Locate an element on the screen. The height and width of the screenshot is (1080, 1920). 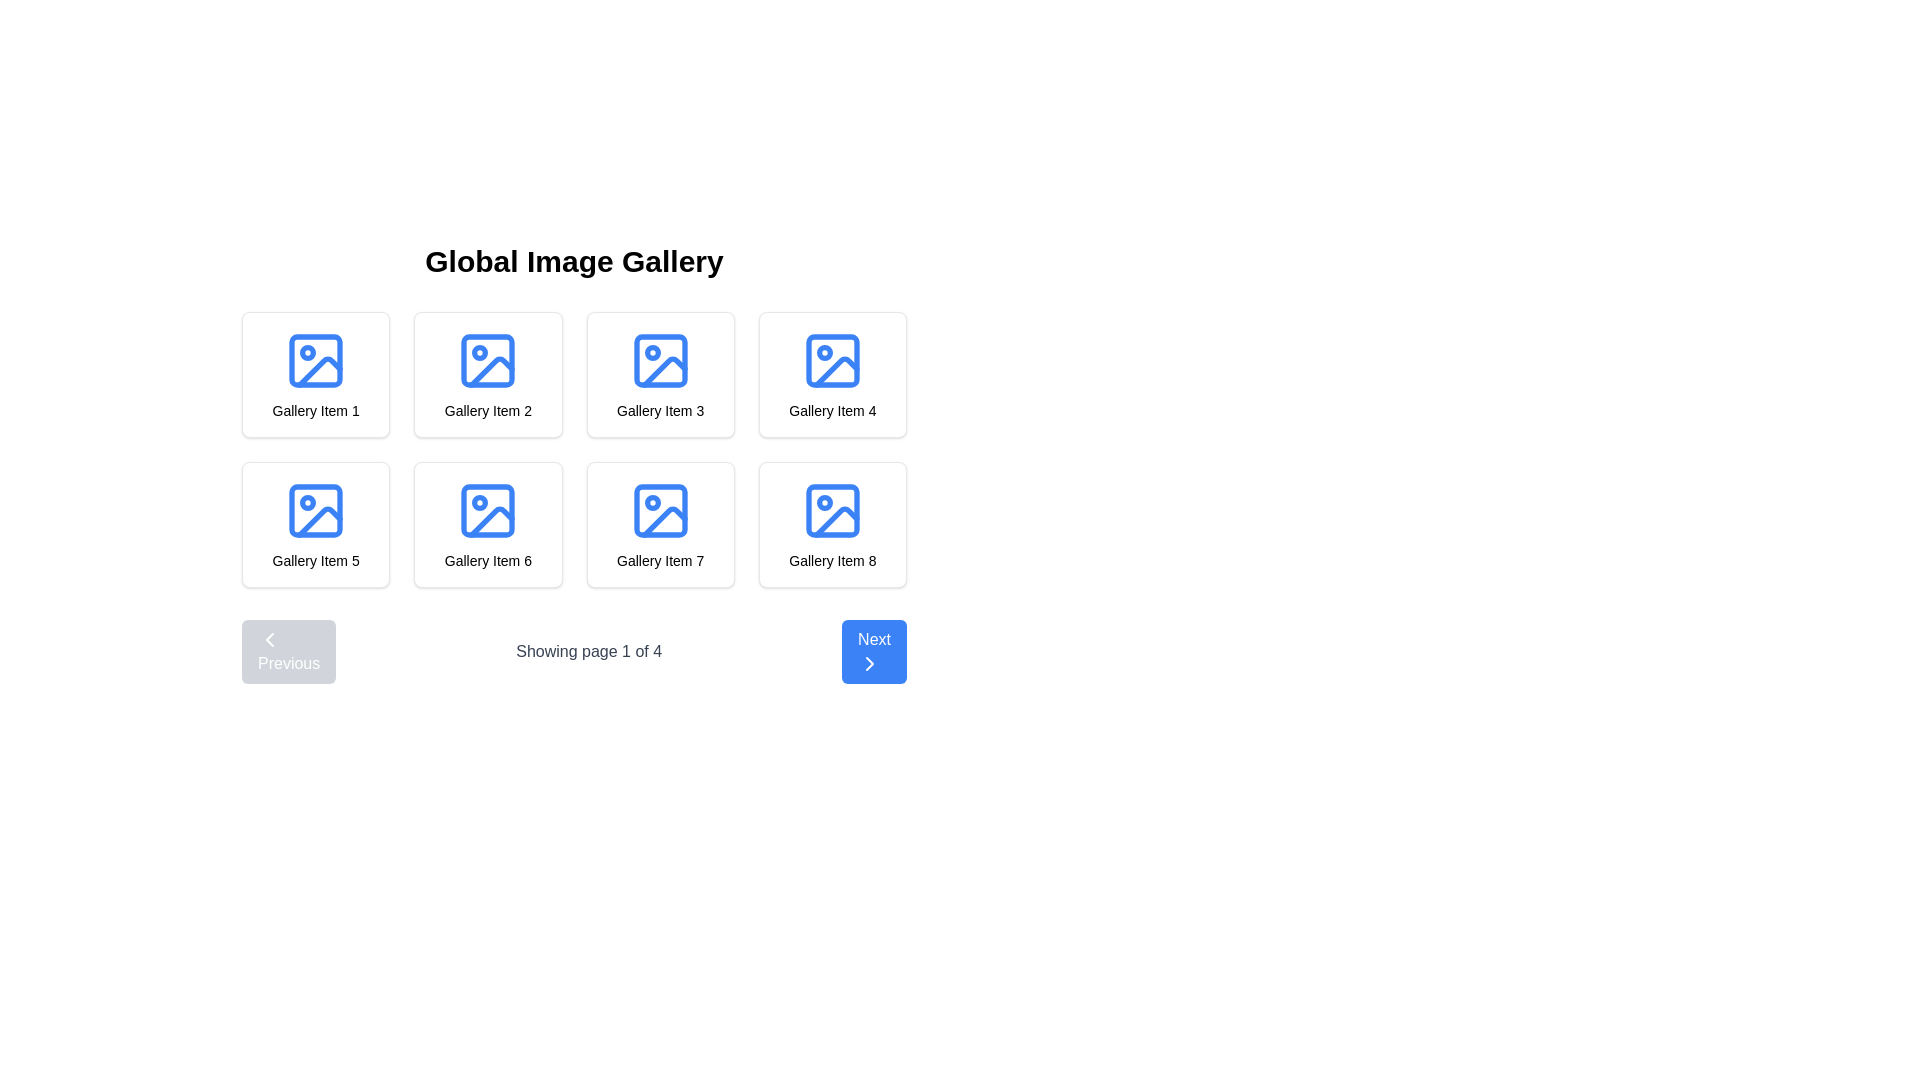
the Decorative Rectangle located in the top-left corner of the eighth gallery item image icon is located at coordinates (832, 509).